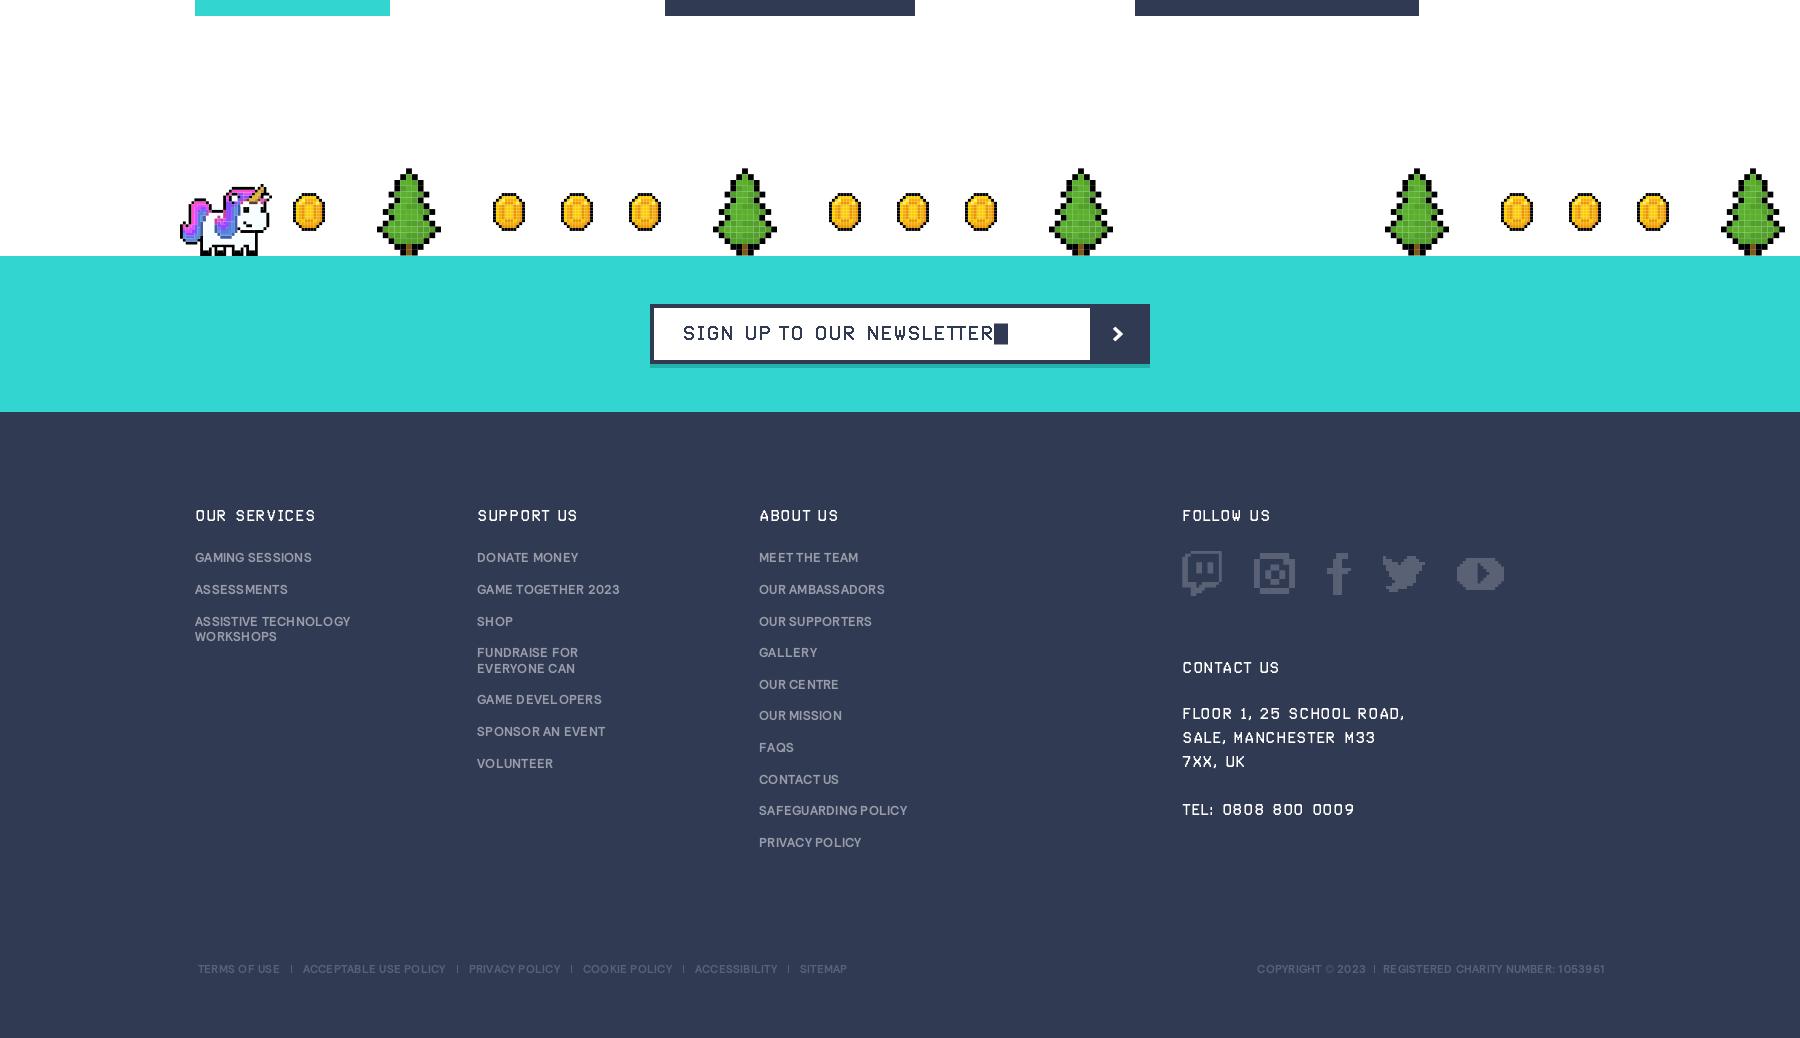  Describe the element at coordinates (775, 746) in the screenshot. I see `'FAQs'` at that location.